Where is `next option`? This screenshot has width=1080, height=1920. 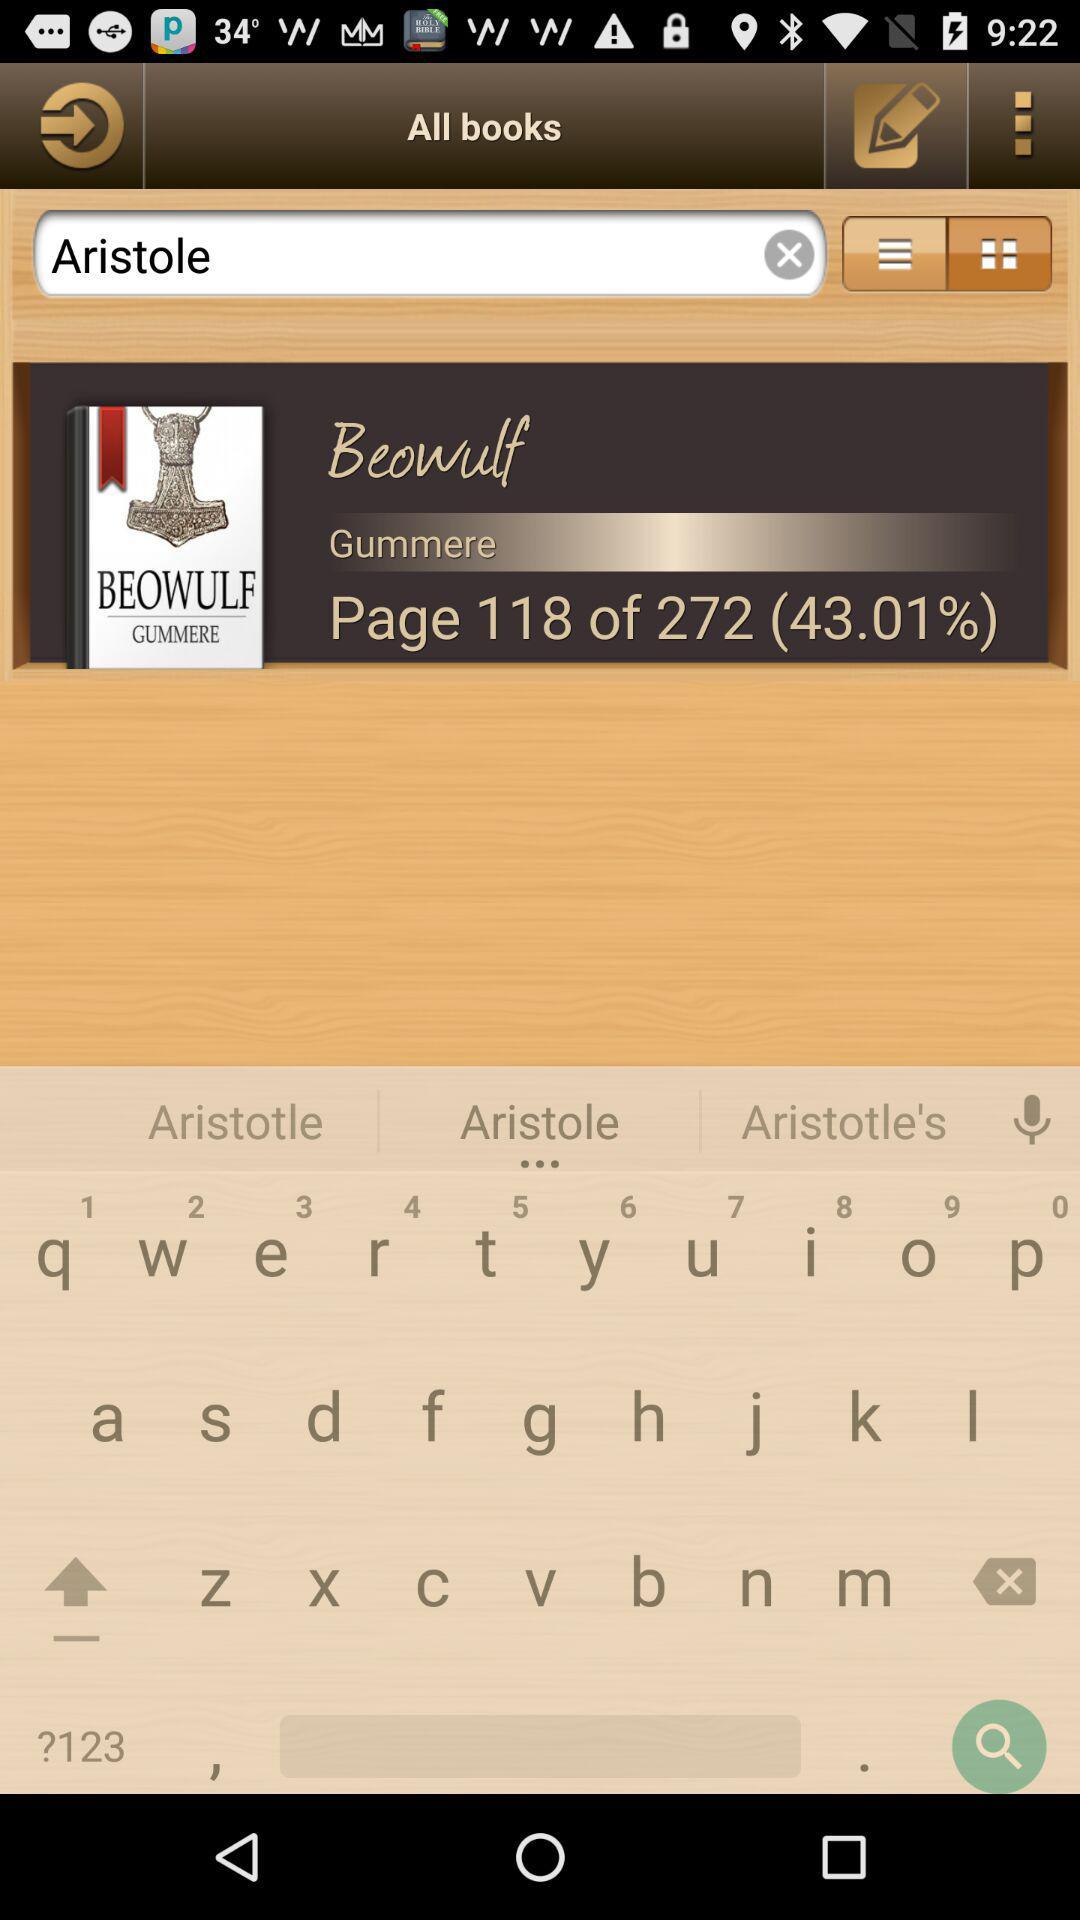
next option is located at coordinates (70, 124).